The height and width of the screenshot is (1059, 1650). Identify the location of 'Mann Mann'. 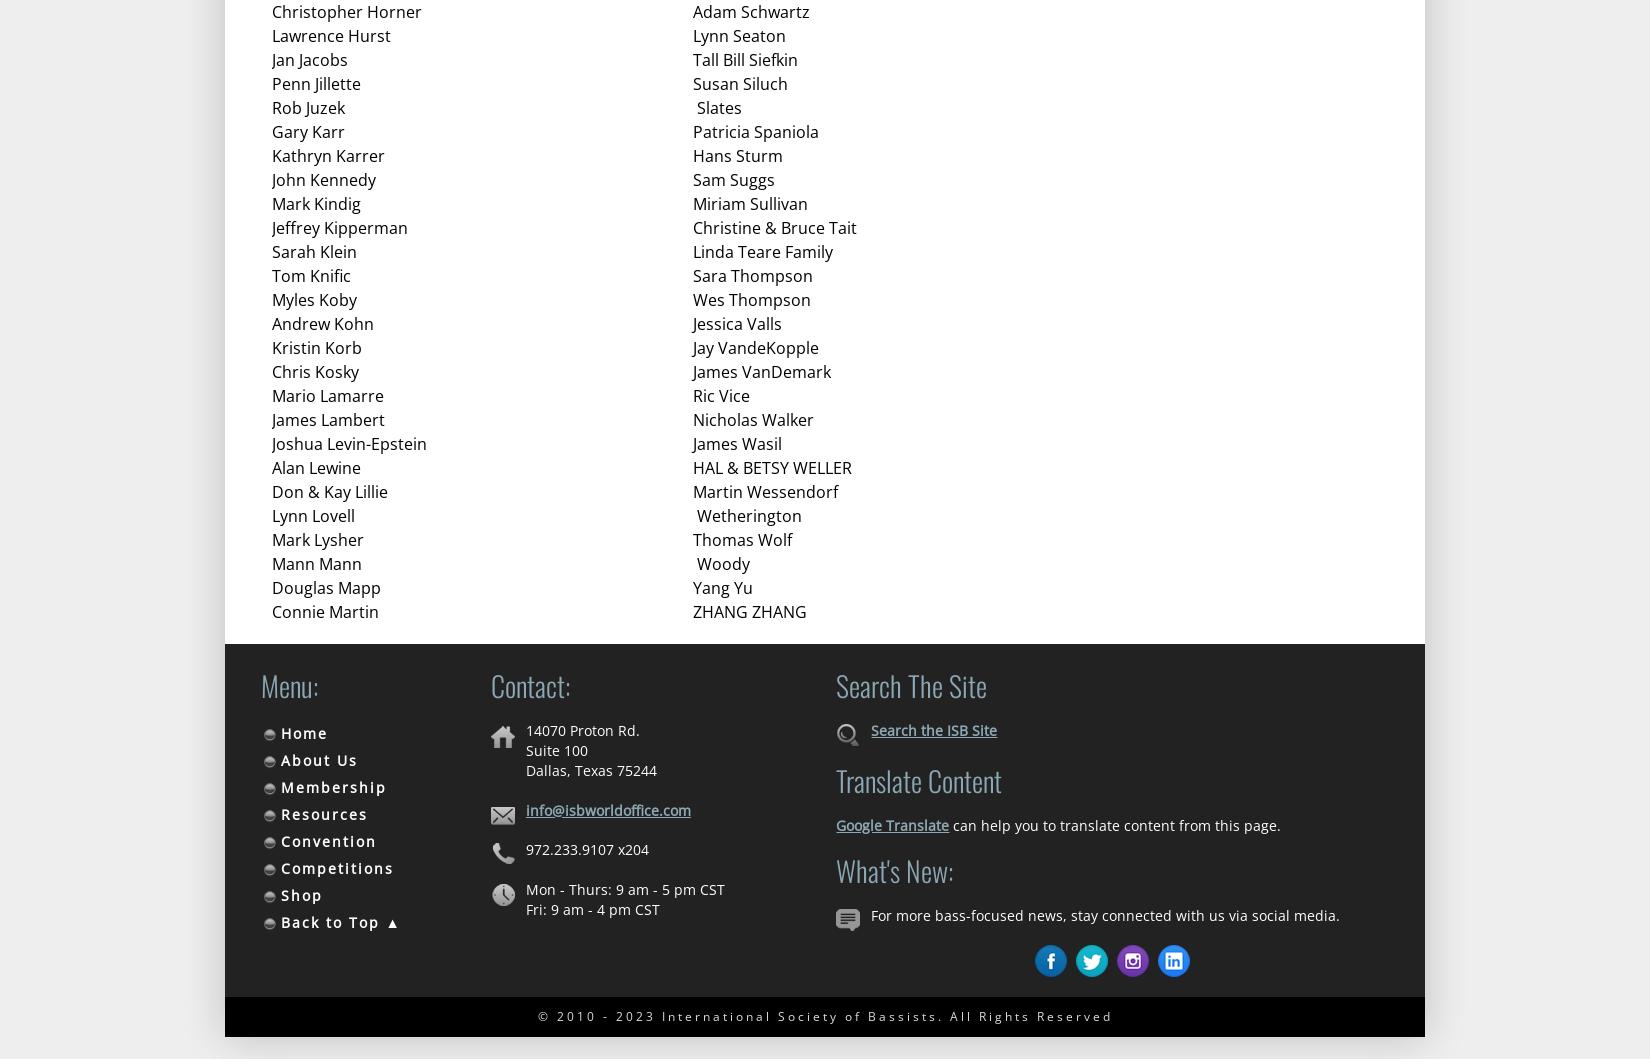
(316, 563).